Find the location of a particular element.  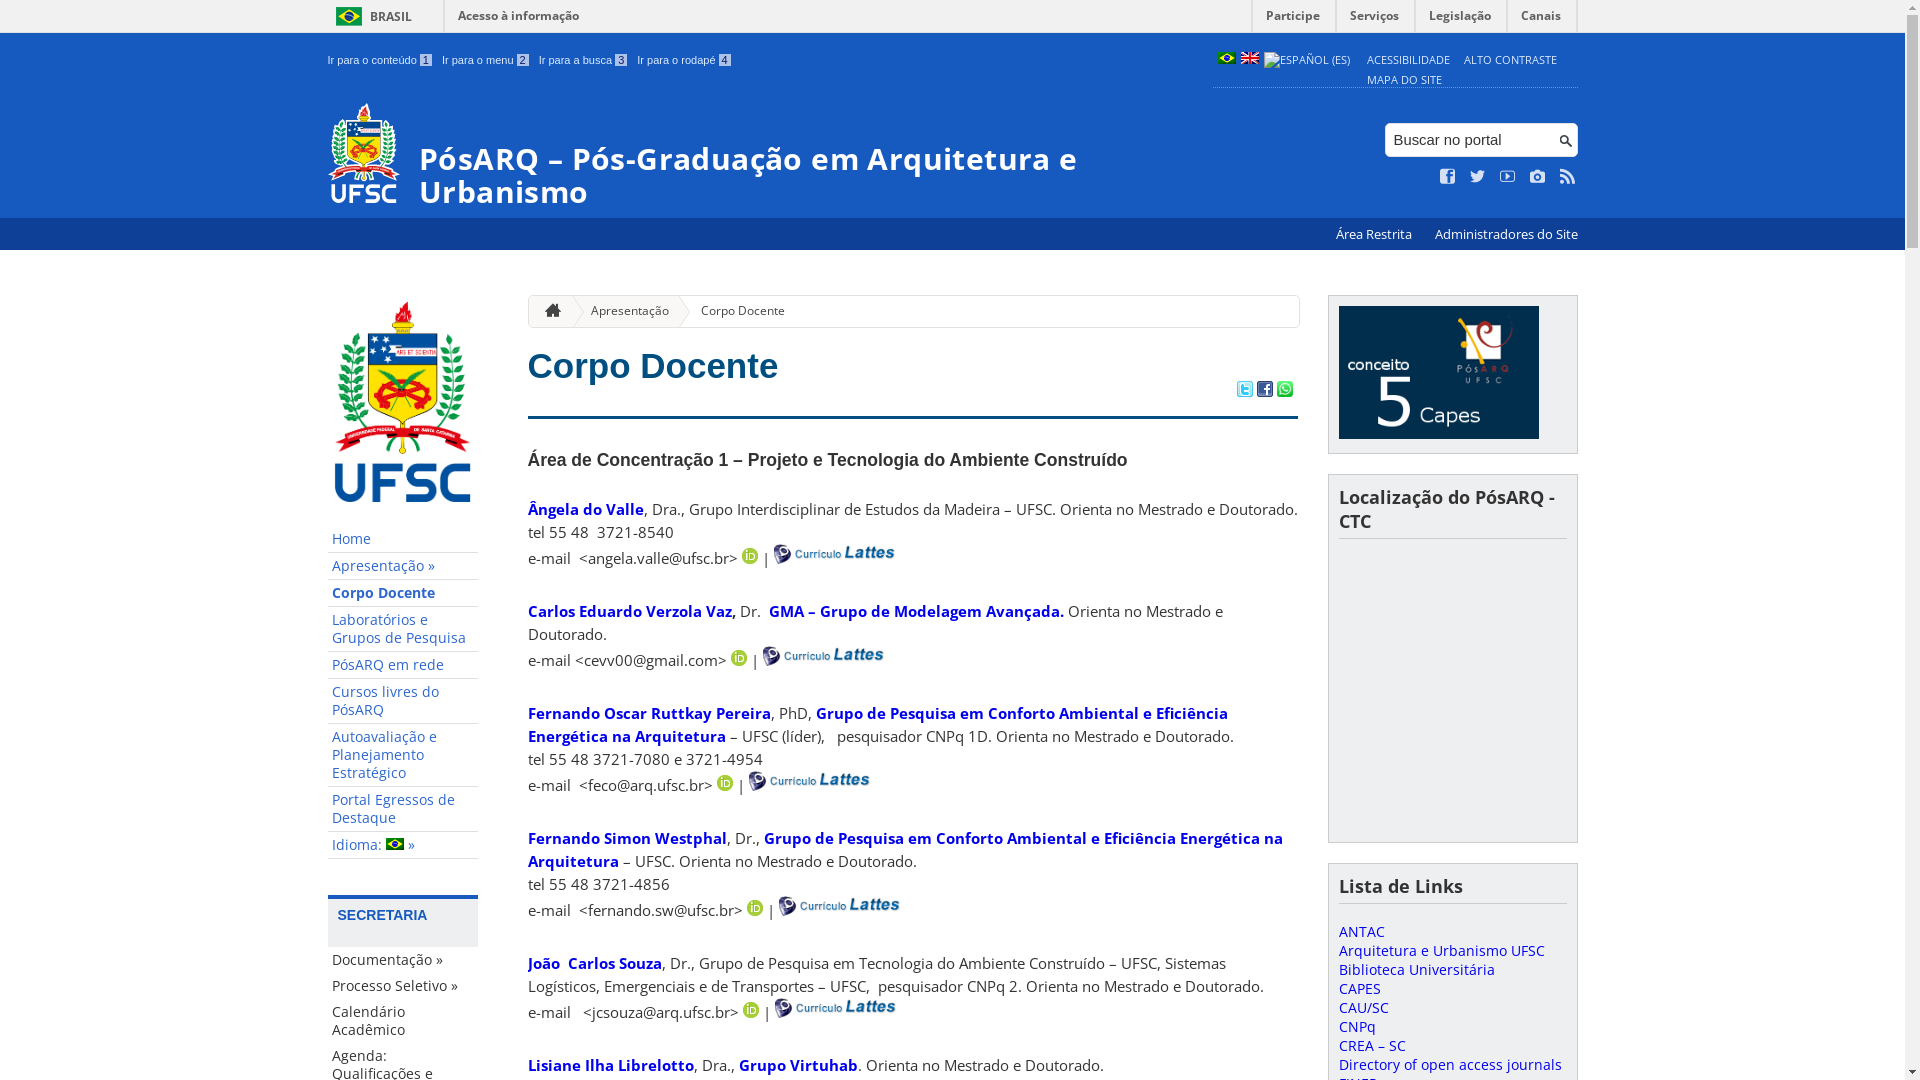

'Lisiane Ilha Librelotto' is located at coordinates (609, 1063).